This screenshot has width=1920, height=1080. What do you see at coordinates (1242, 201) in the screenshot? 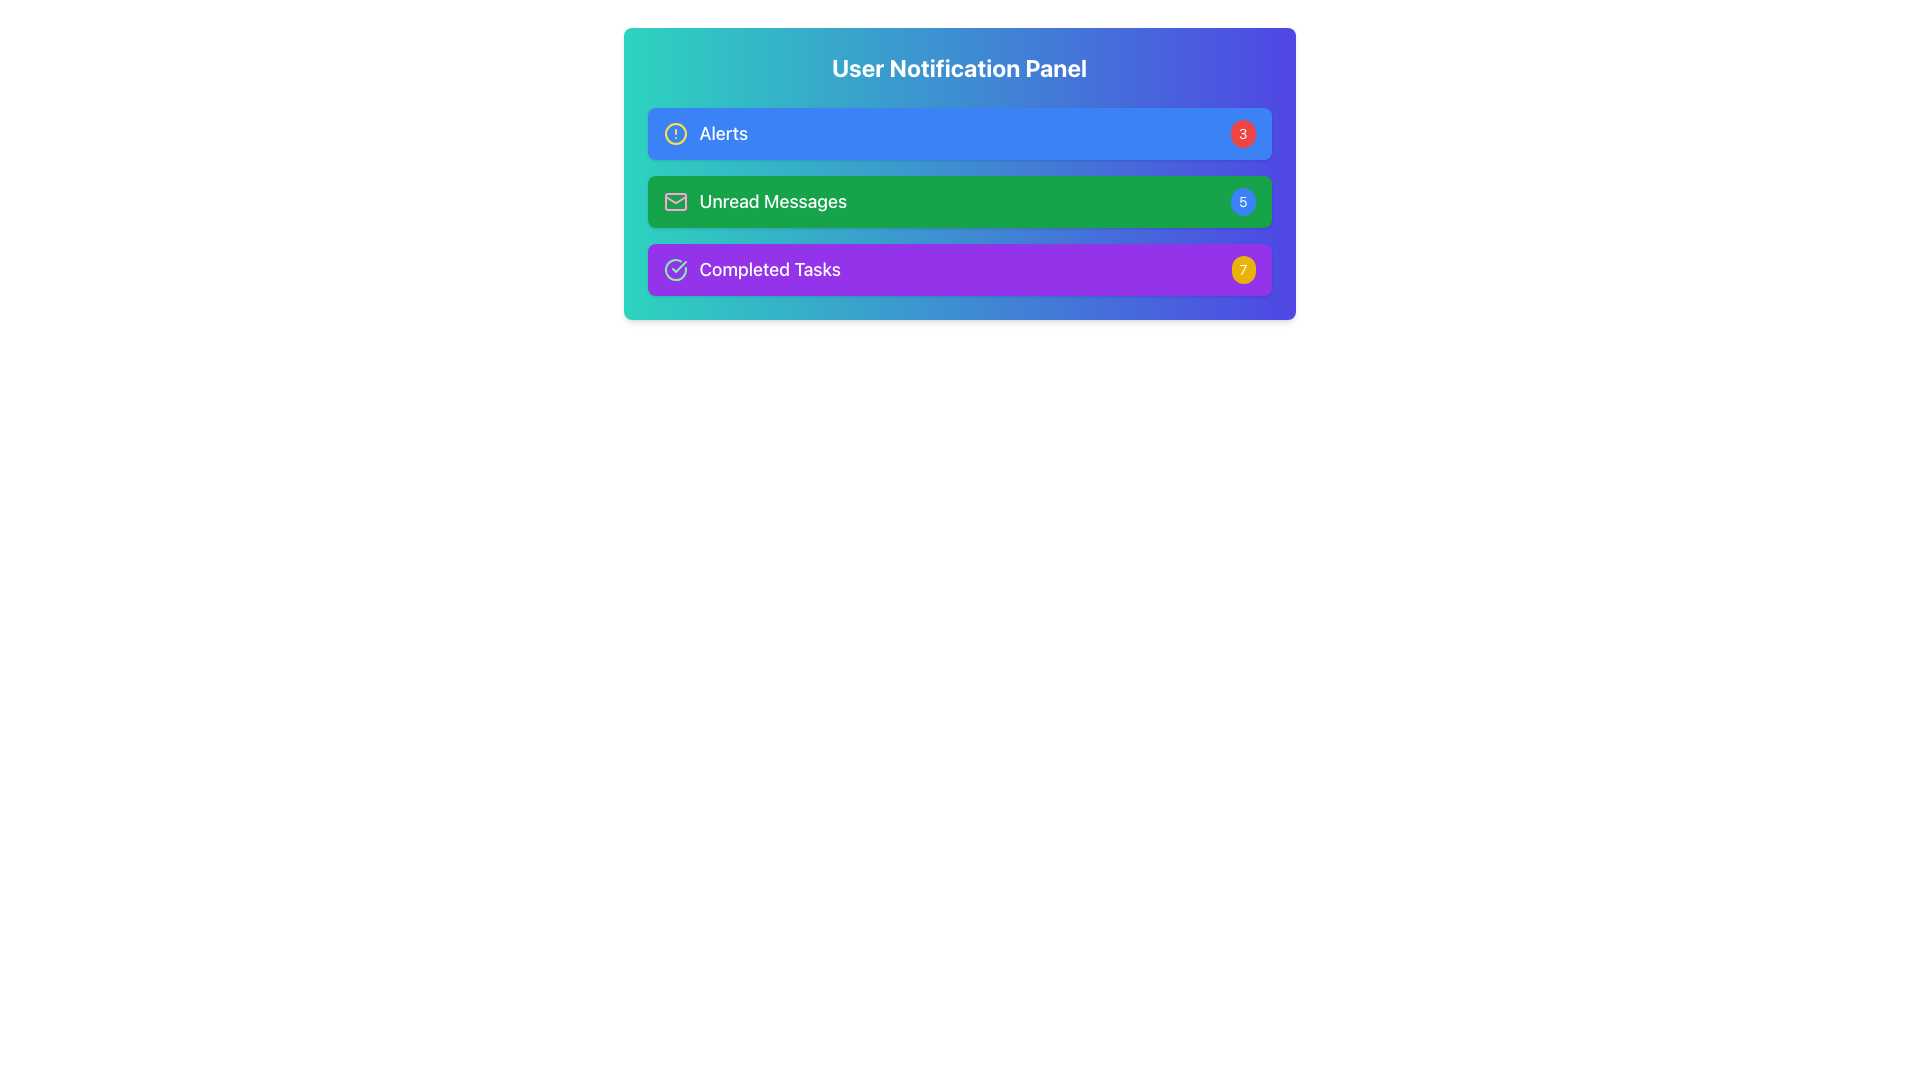
I see `count displayed on the numeric badge indicating unread messages, located to the far right of the 'Unread Messages' notification card in the second row of the notification list` at bounding box center [1242, 201].